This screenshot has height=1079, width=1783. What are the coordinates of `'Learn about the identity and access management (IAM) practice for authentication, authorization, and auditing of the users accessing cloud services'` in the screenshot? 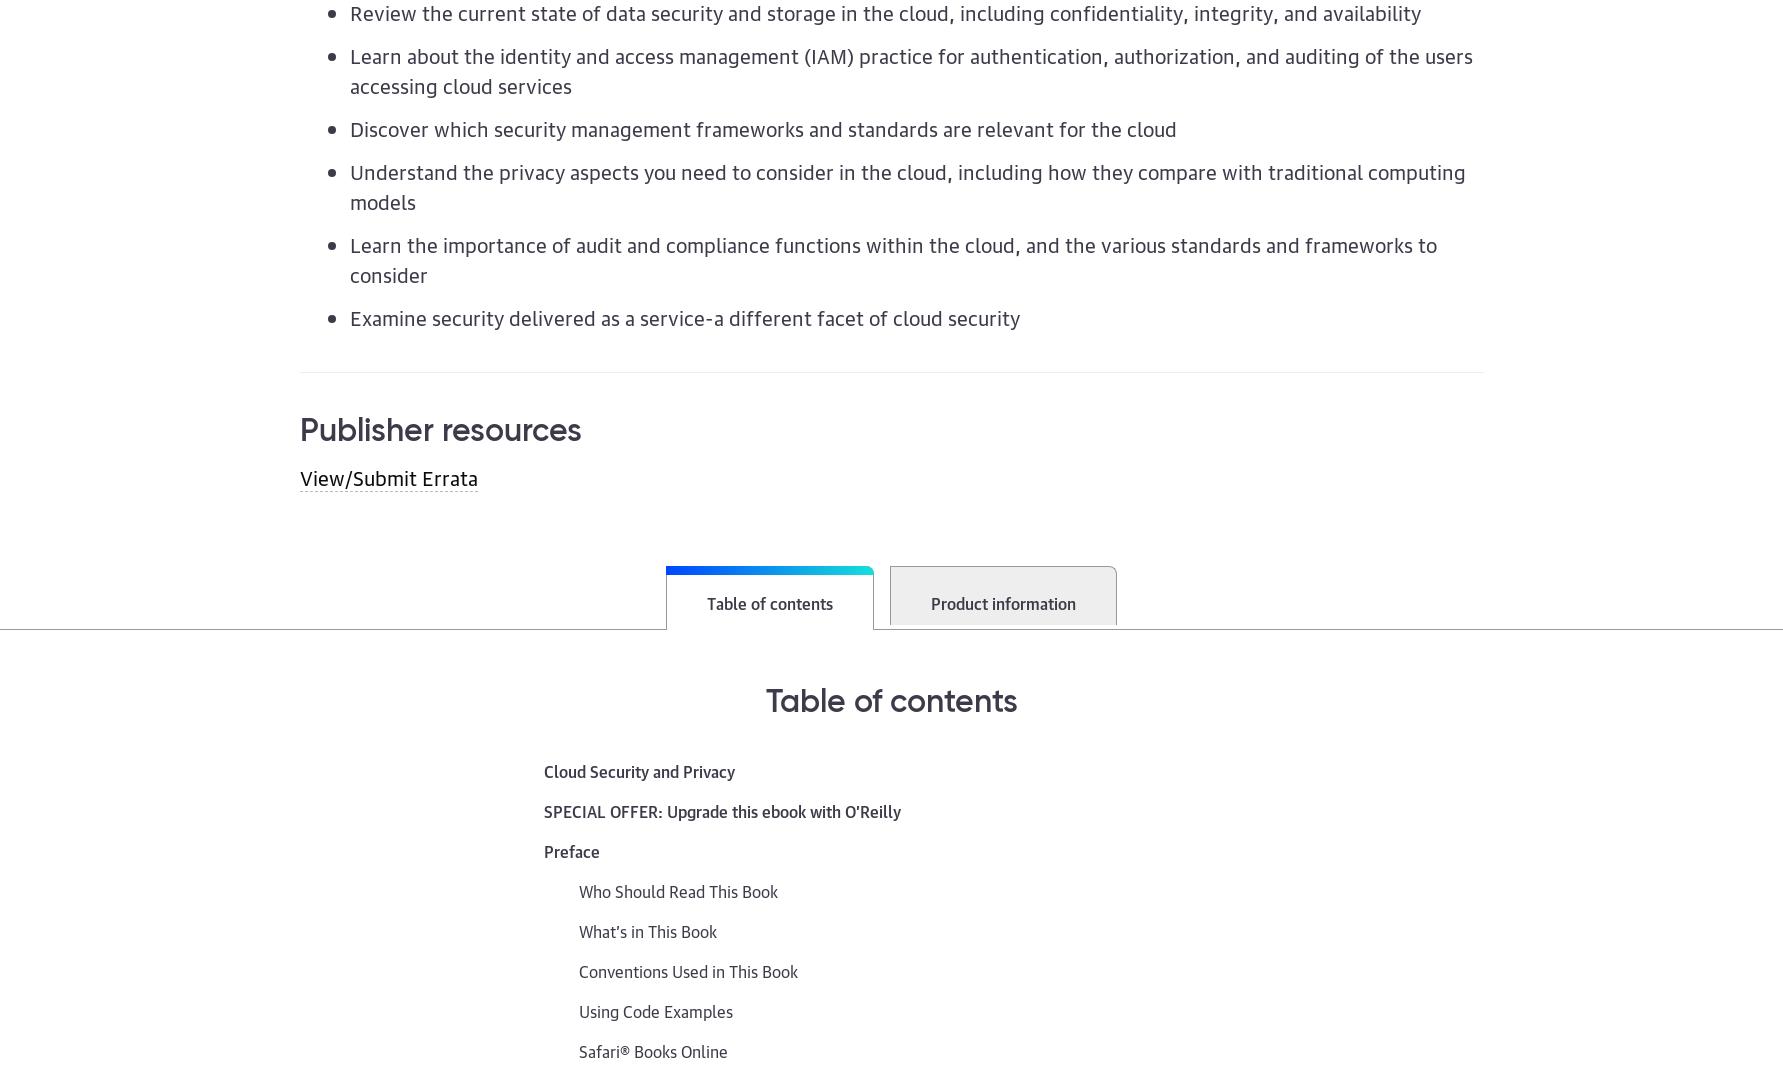 It's located at (909, 67).